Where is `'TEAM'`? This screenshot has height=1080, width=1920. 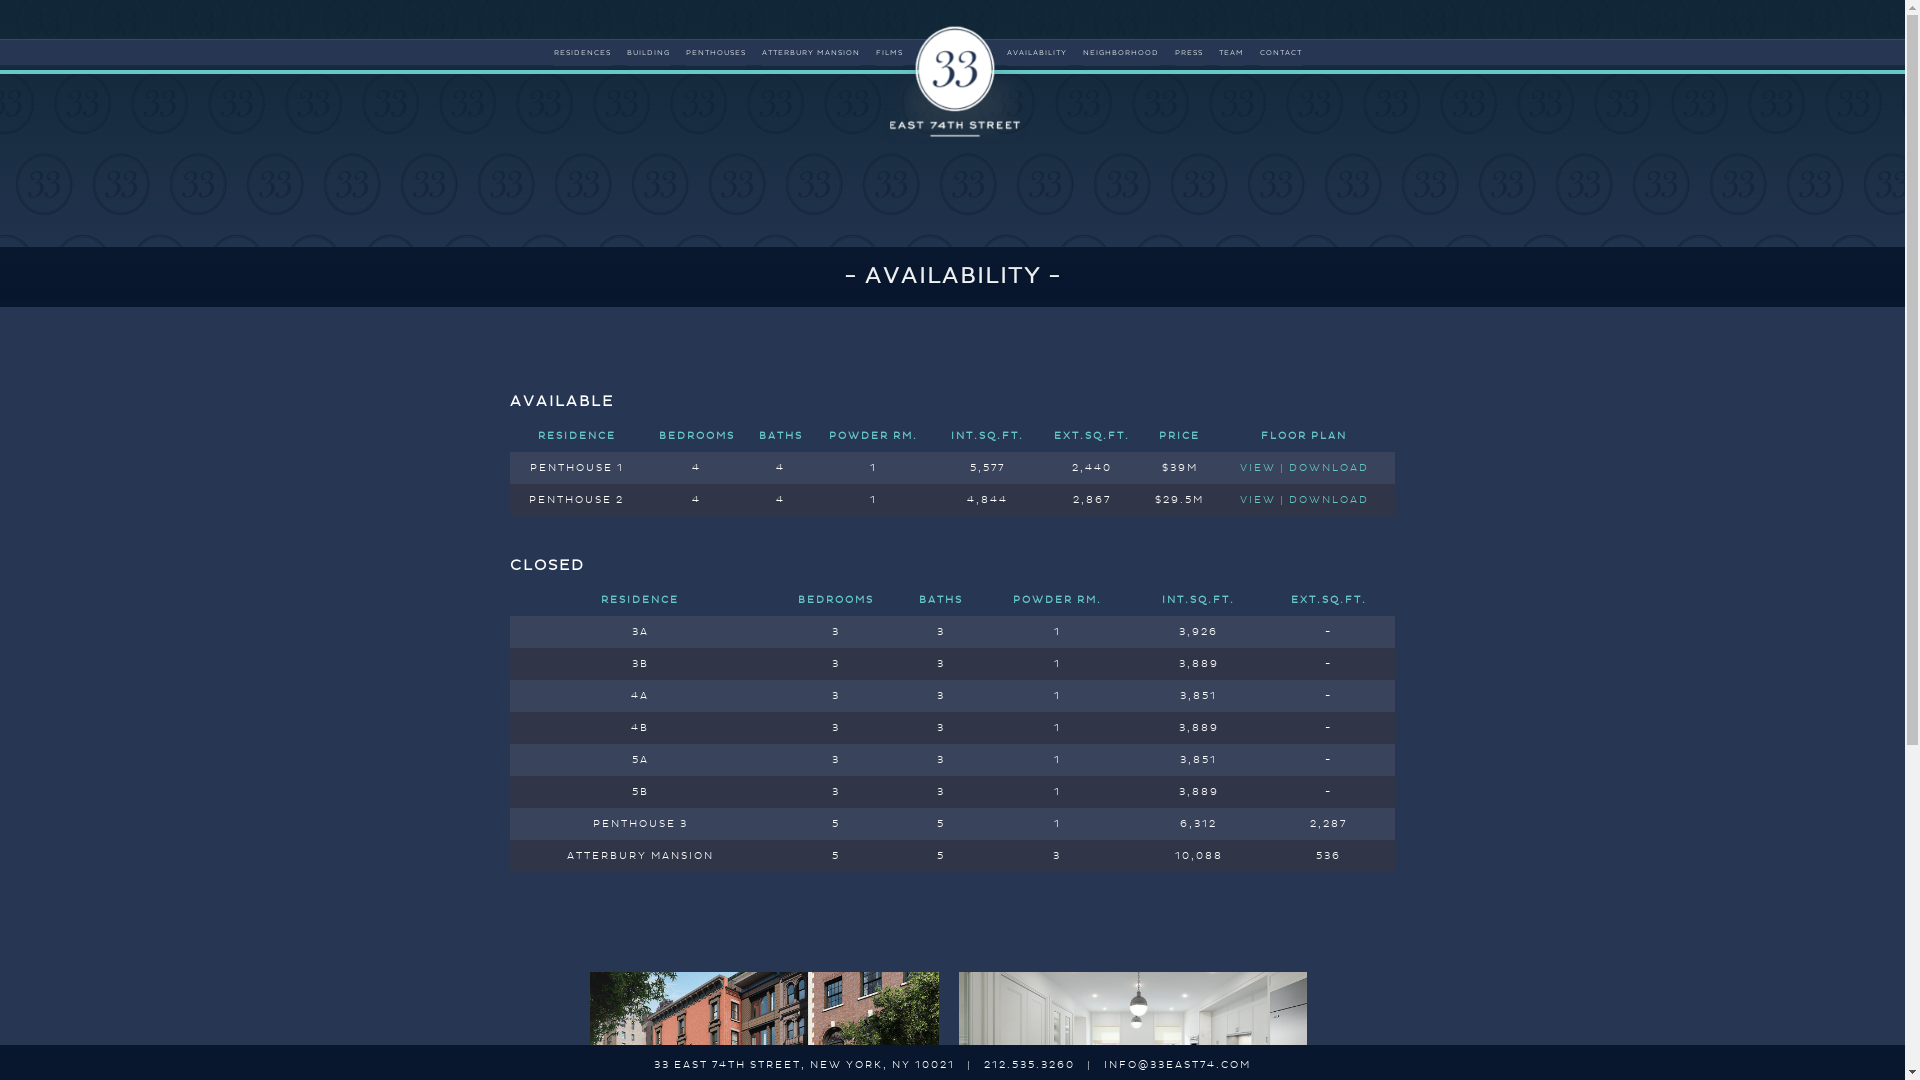
'TEAM' is located at coordinates (1218, 52).